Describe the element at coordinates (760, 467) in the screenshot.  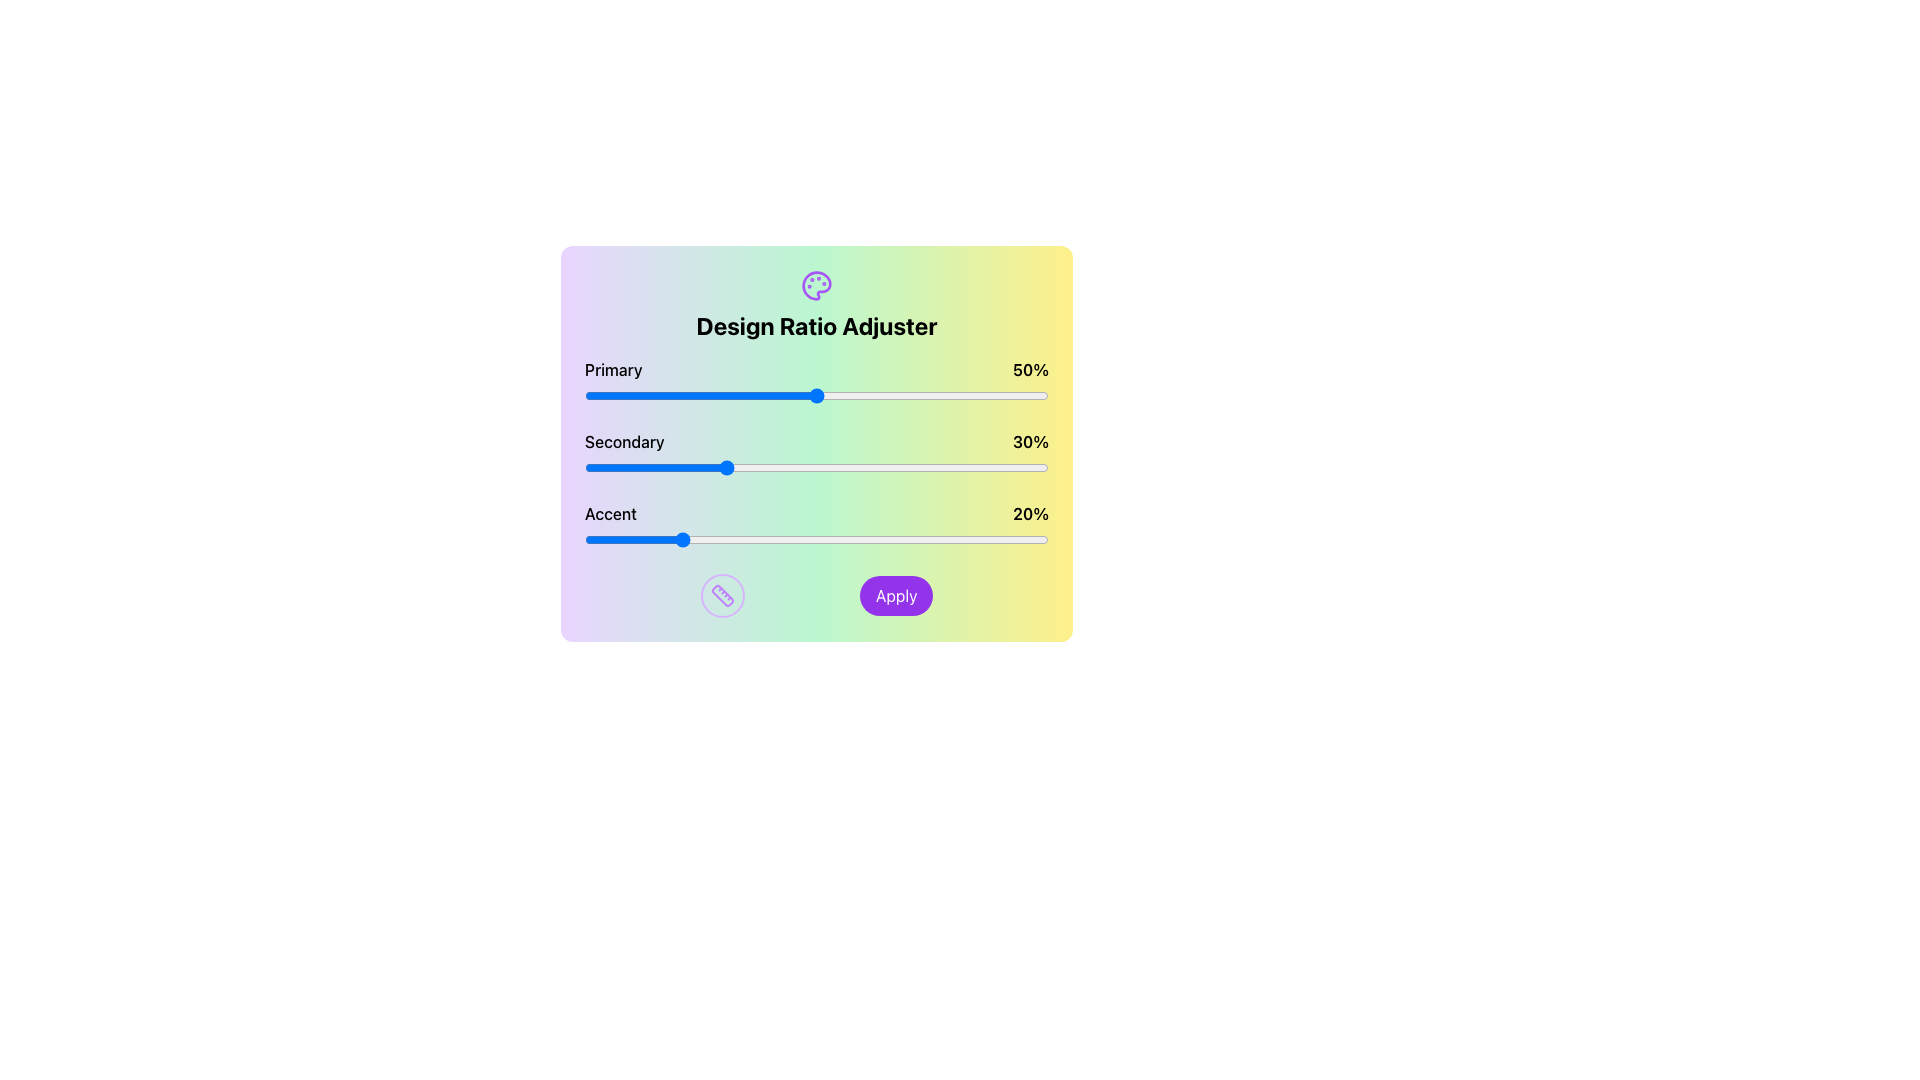
I see `the slider` at that location.